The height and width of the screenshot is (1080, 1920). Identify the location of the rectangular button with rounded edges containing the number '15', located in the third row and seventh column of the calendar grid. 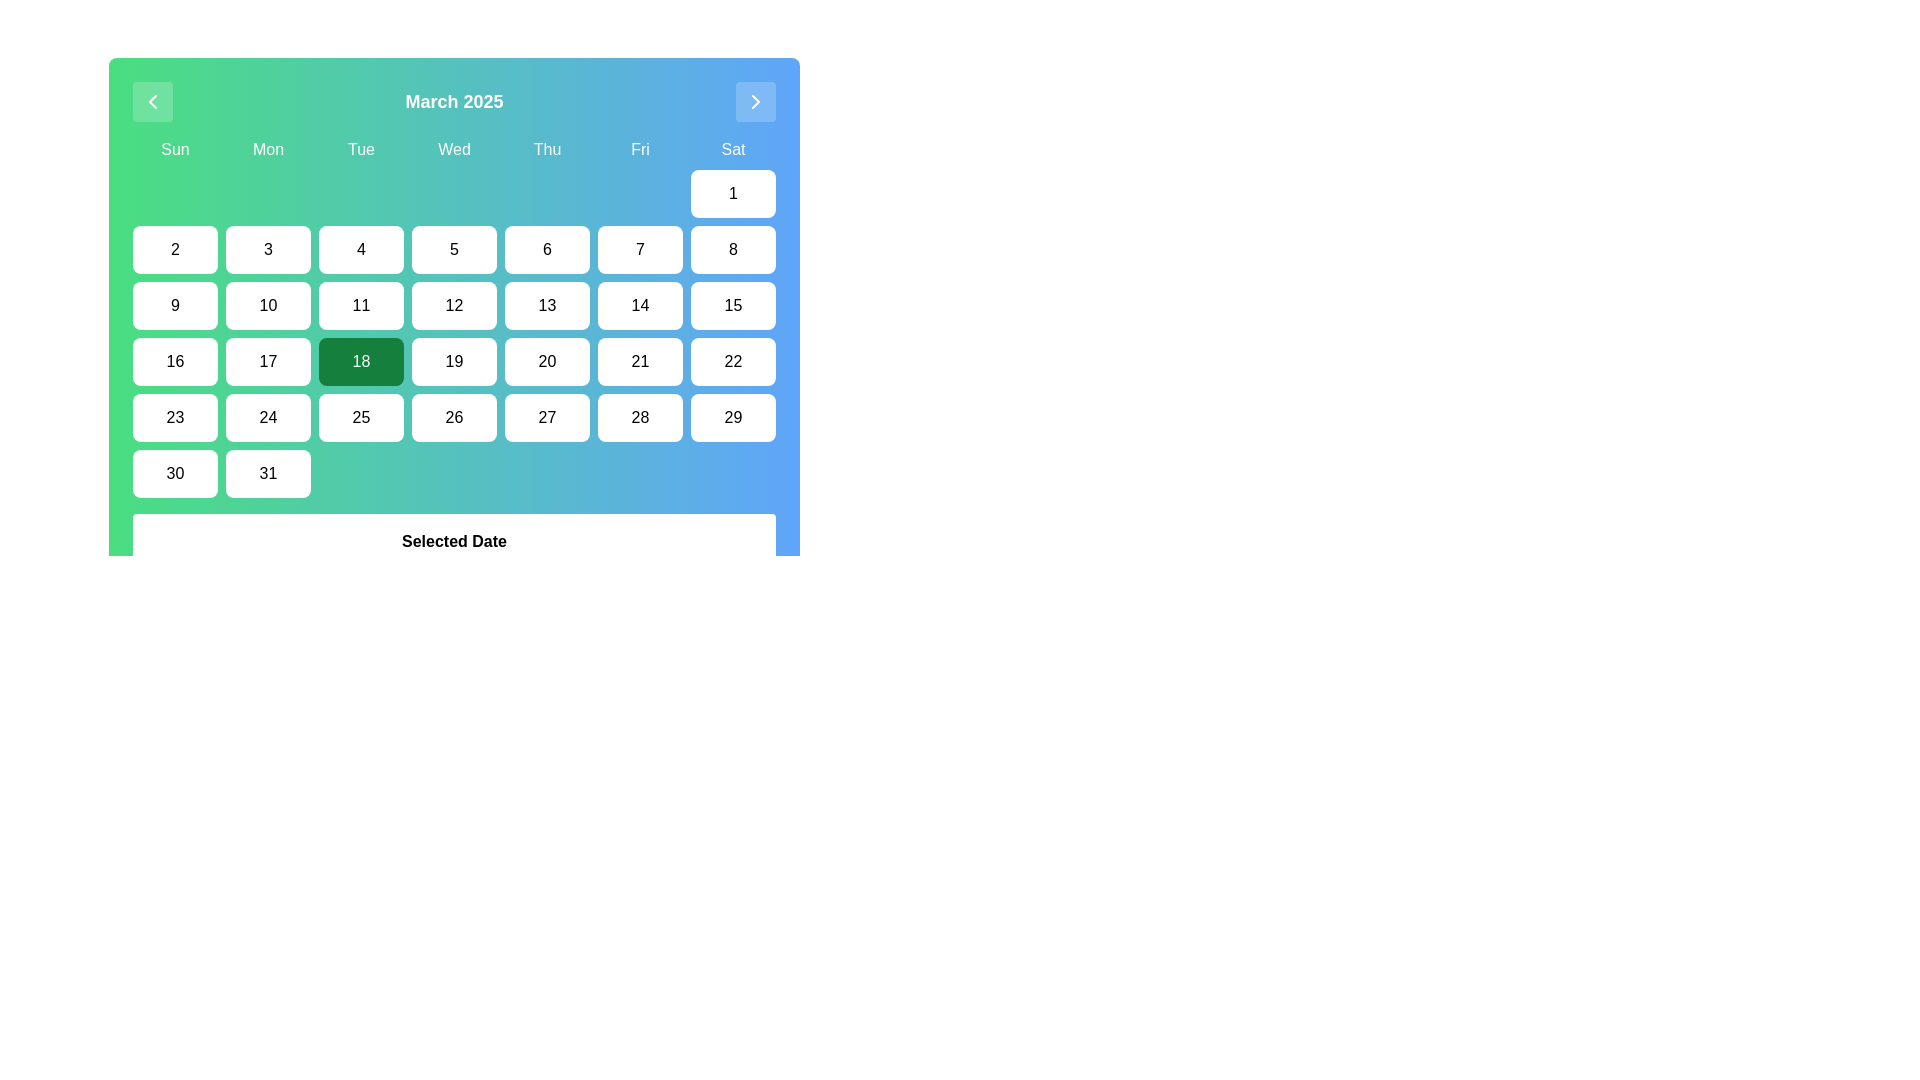
(732, 305).